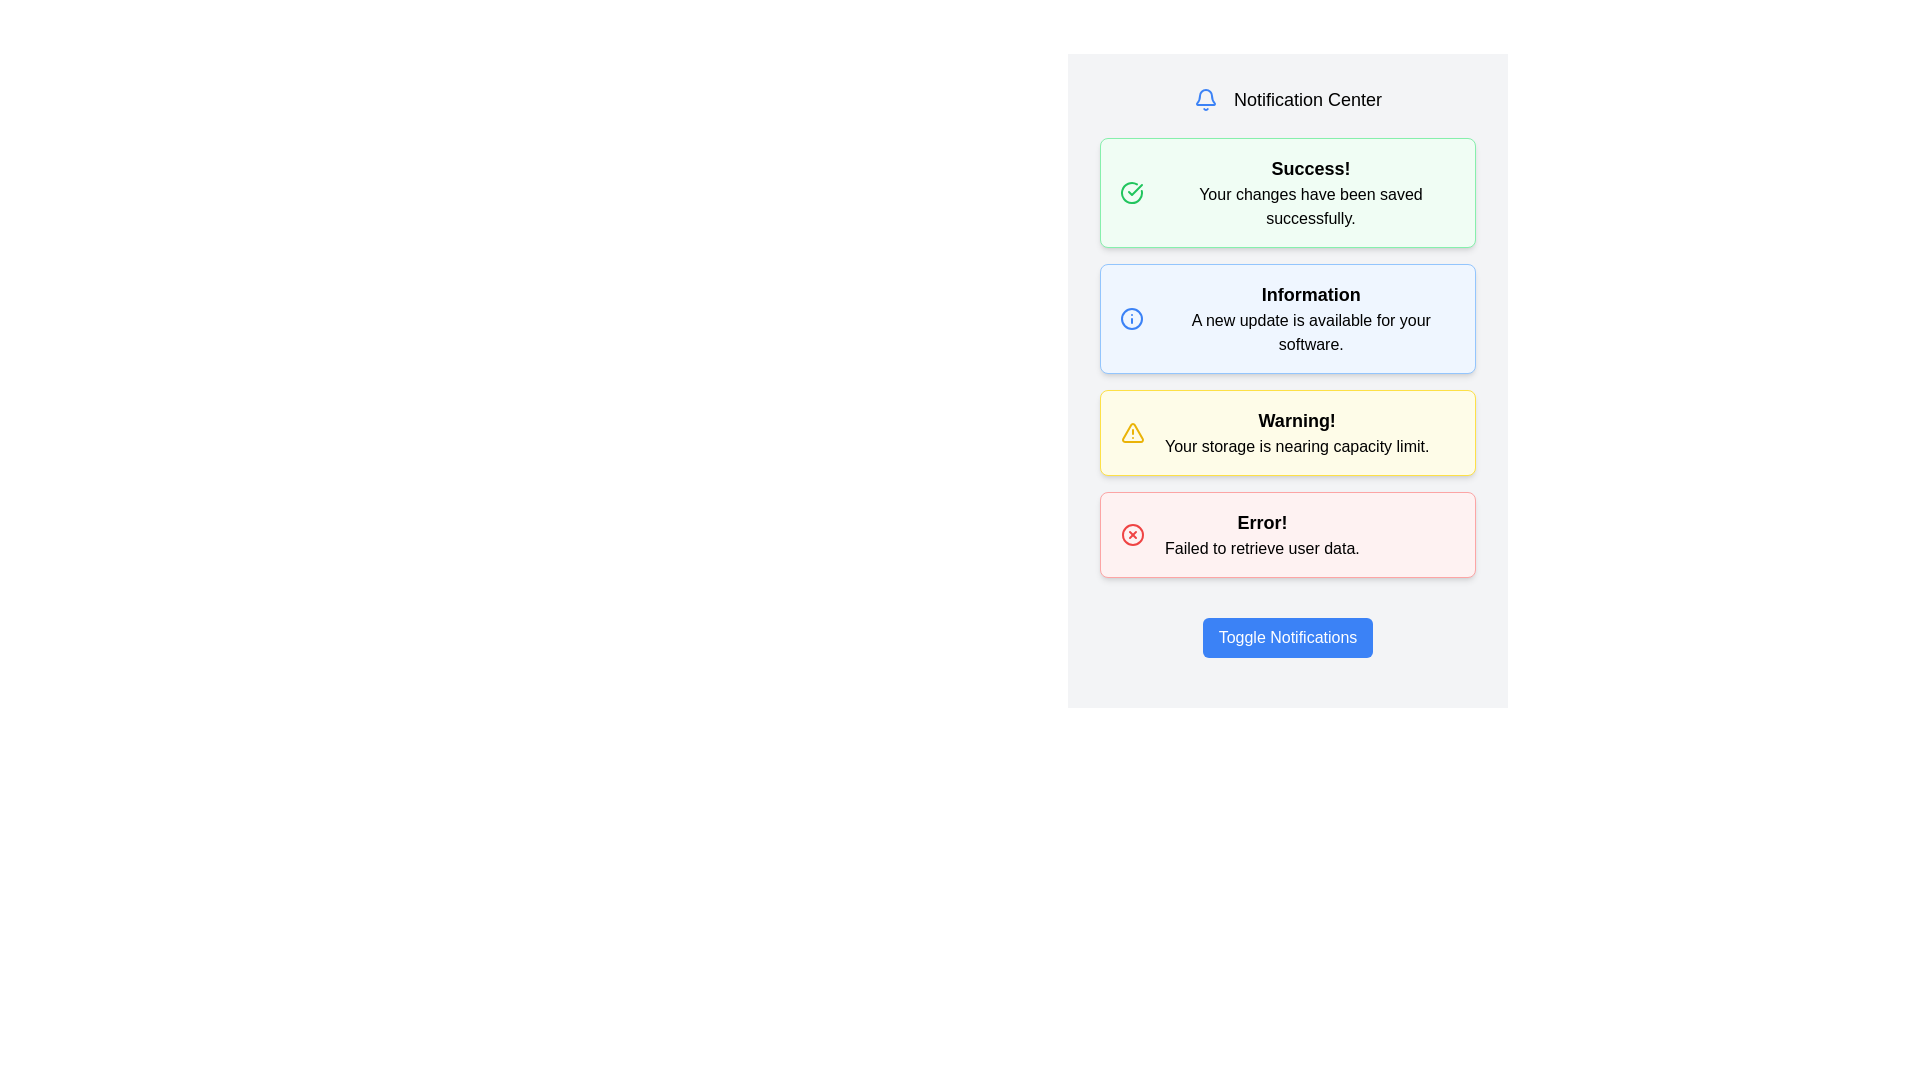  Describe the element at coordinates (1287, 192) in the screenshot. I see `message displayed on the Notification Card, which is the first in a vertical list of notifications indicating successful saving of changes` at that location.